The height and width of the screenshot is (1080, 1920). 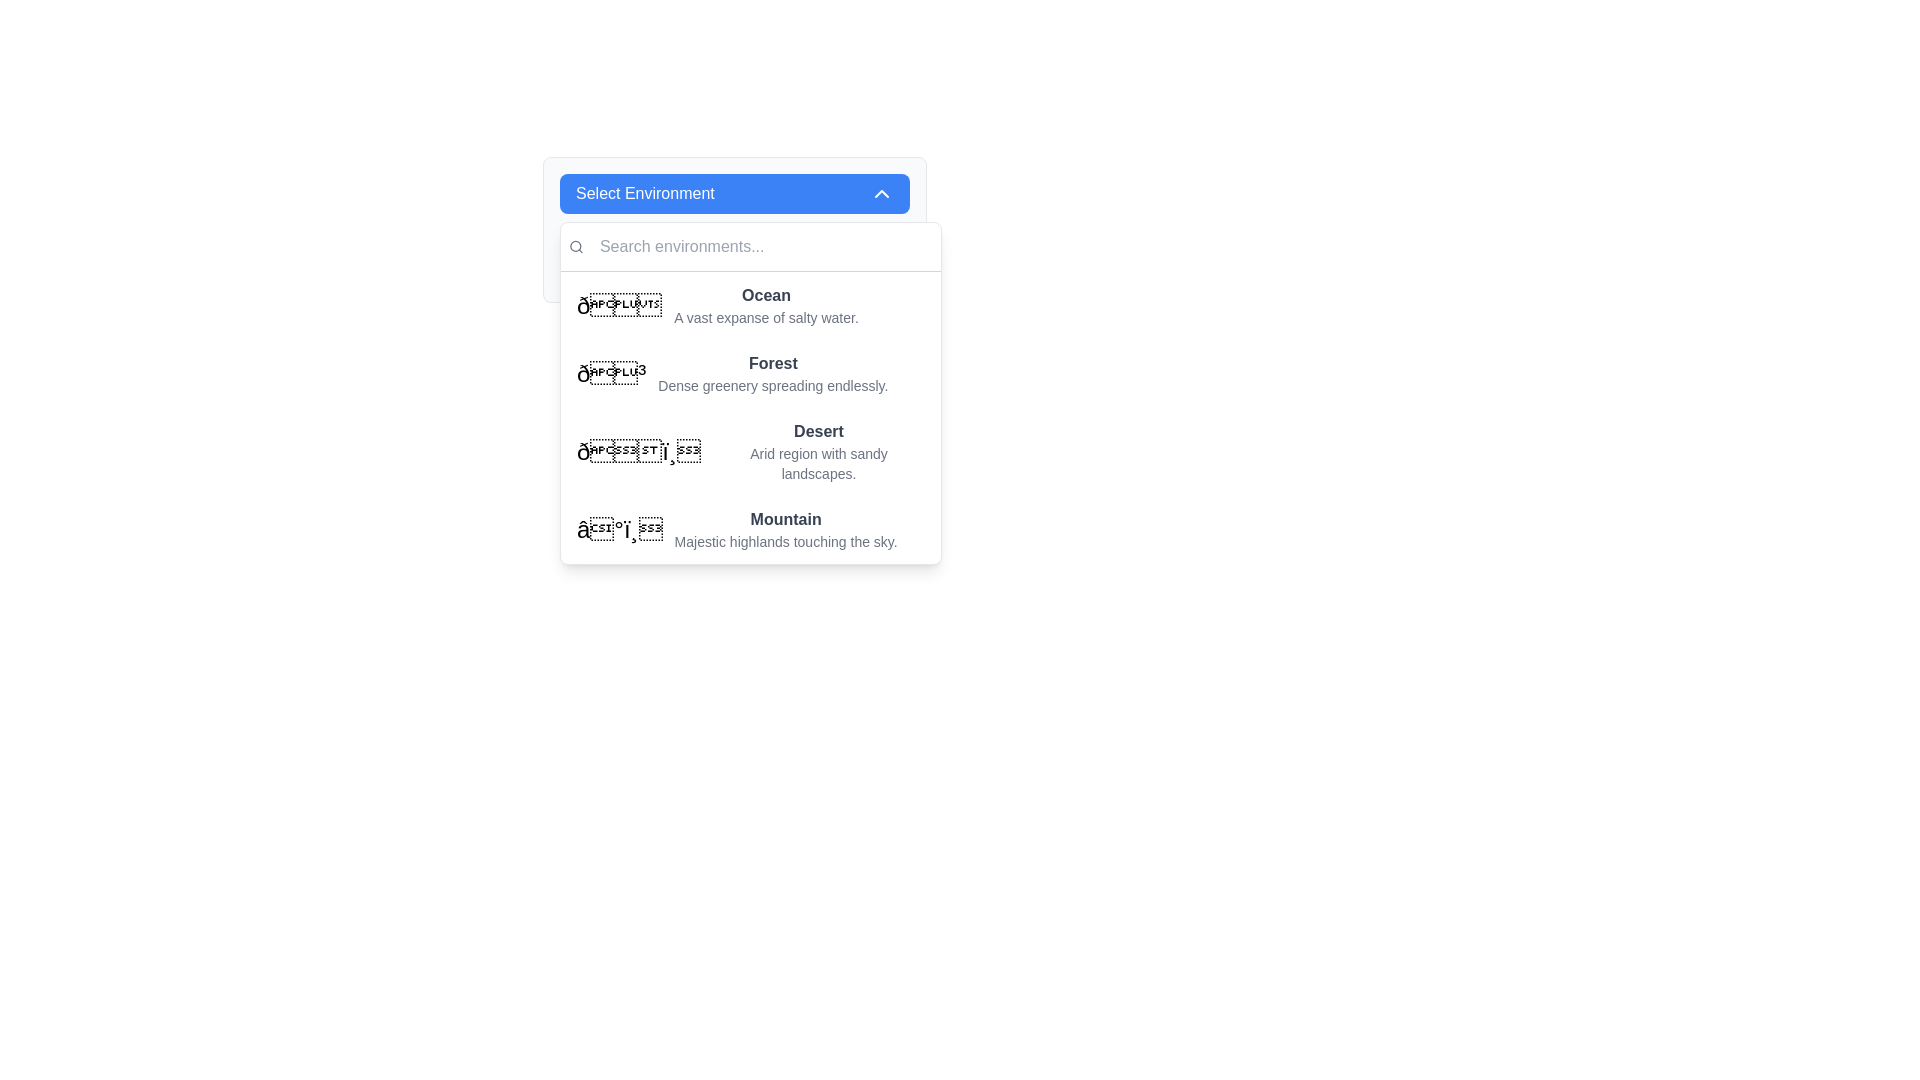 I want to click on the selectable list item labeled 'Forest' with a description 'Dense greenery spreading endlessly.' which is the second item in the dropdown menu, so click(x=749, y=374).